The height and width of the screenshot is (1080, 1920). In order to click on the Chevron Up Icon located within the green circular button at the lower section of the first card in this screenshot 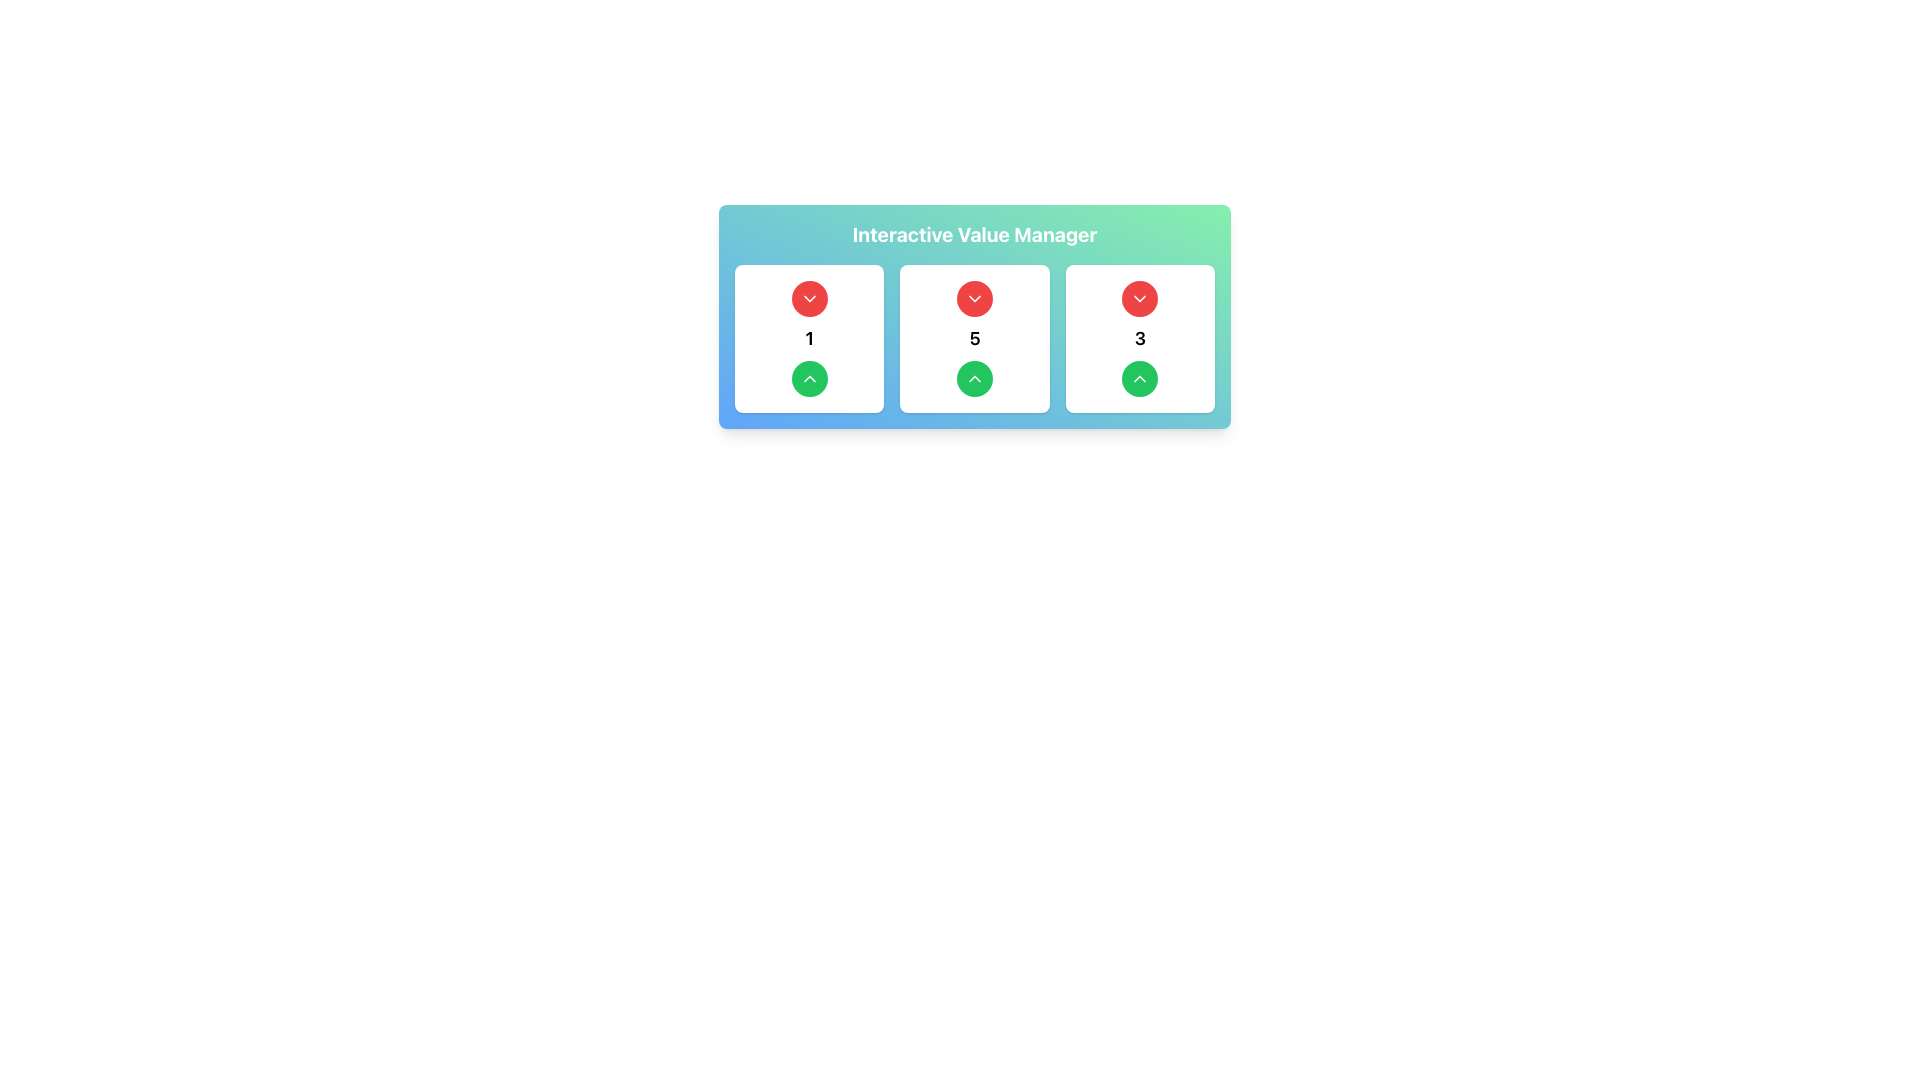, I will do `click(809, 378)`.